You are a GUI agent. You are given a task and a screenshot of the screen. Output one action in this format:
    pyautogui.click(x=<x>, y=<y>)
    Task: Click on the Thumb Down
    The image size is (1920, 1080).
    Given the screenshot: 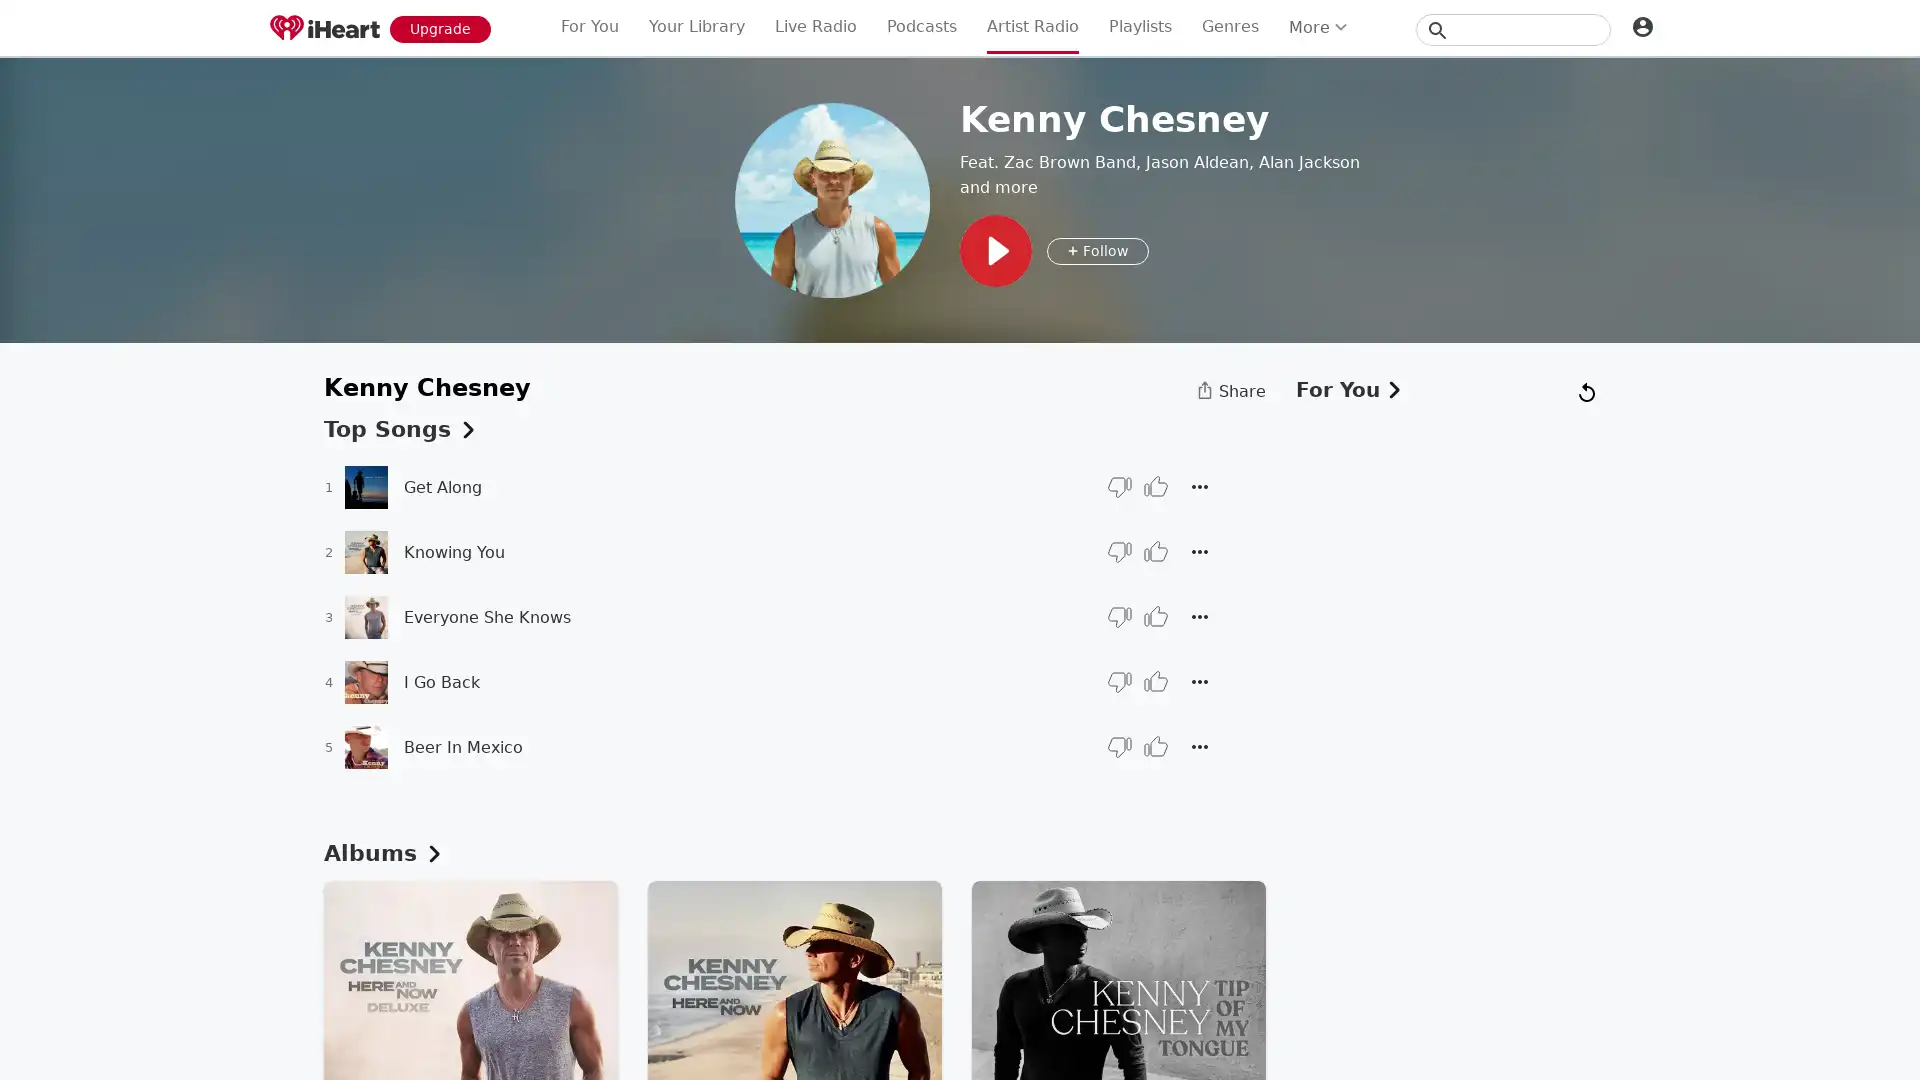 What is the action you would take?
    pyautogui.click(x=1118, y=681)
    